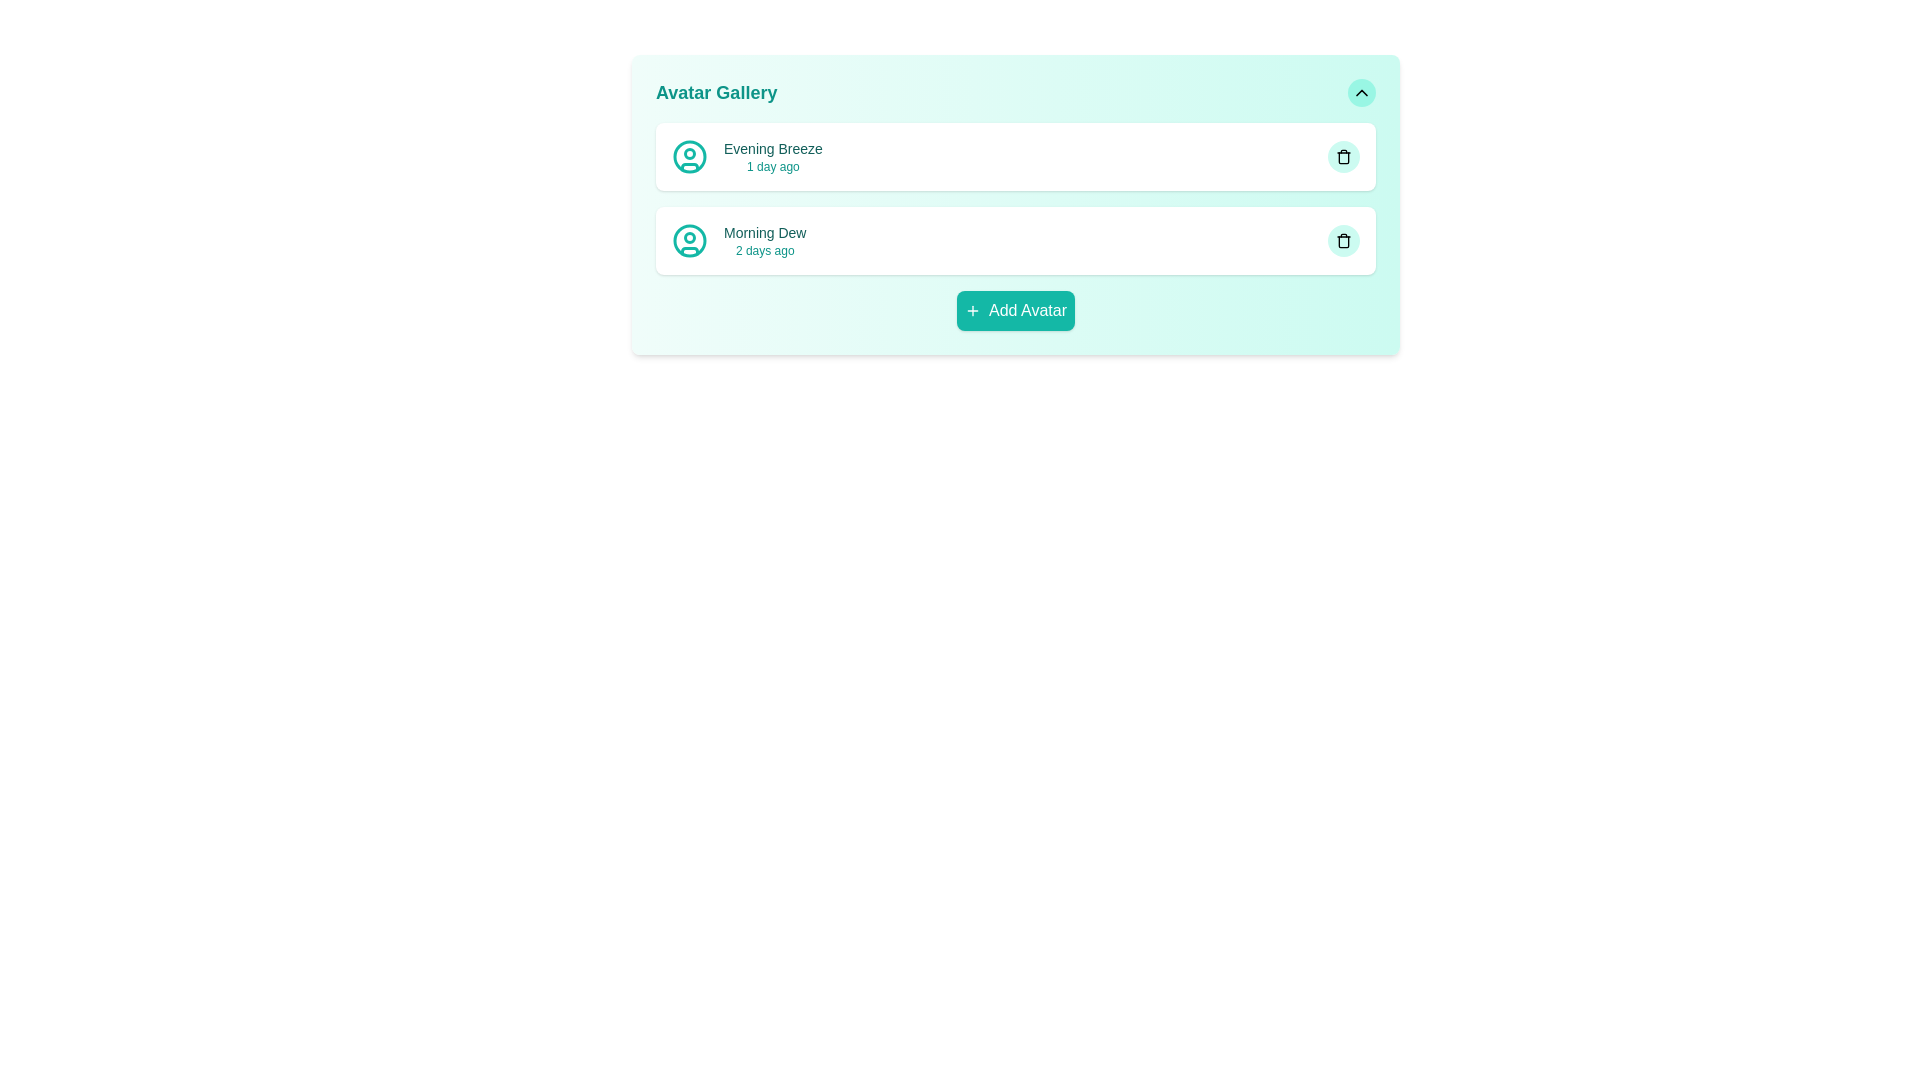 This screenshot has height=1080, width=1920. What do you see at coordinates (1344, 239) in the screenshot?
I see `the small circular teal button with a trash icon located to the right of the 'Morning Dew' entry` at bounding box center [1344, 239].